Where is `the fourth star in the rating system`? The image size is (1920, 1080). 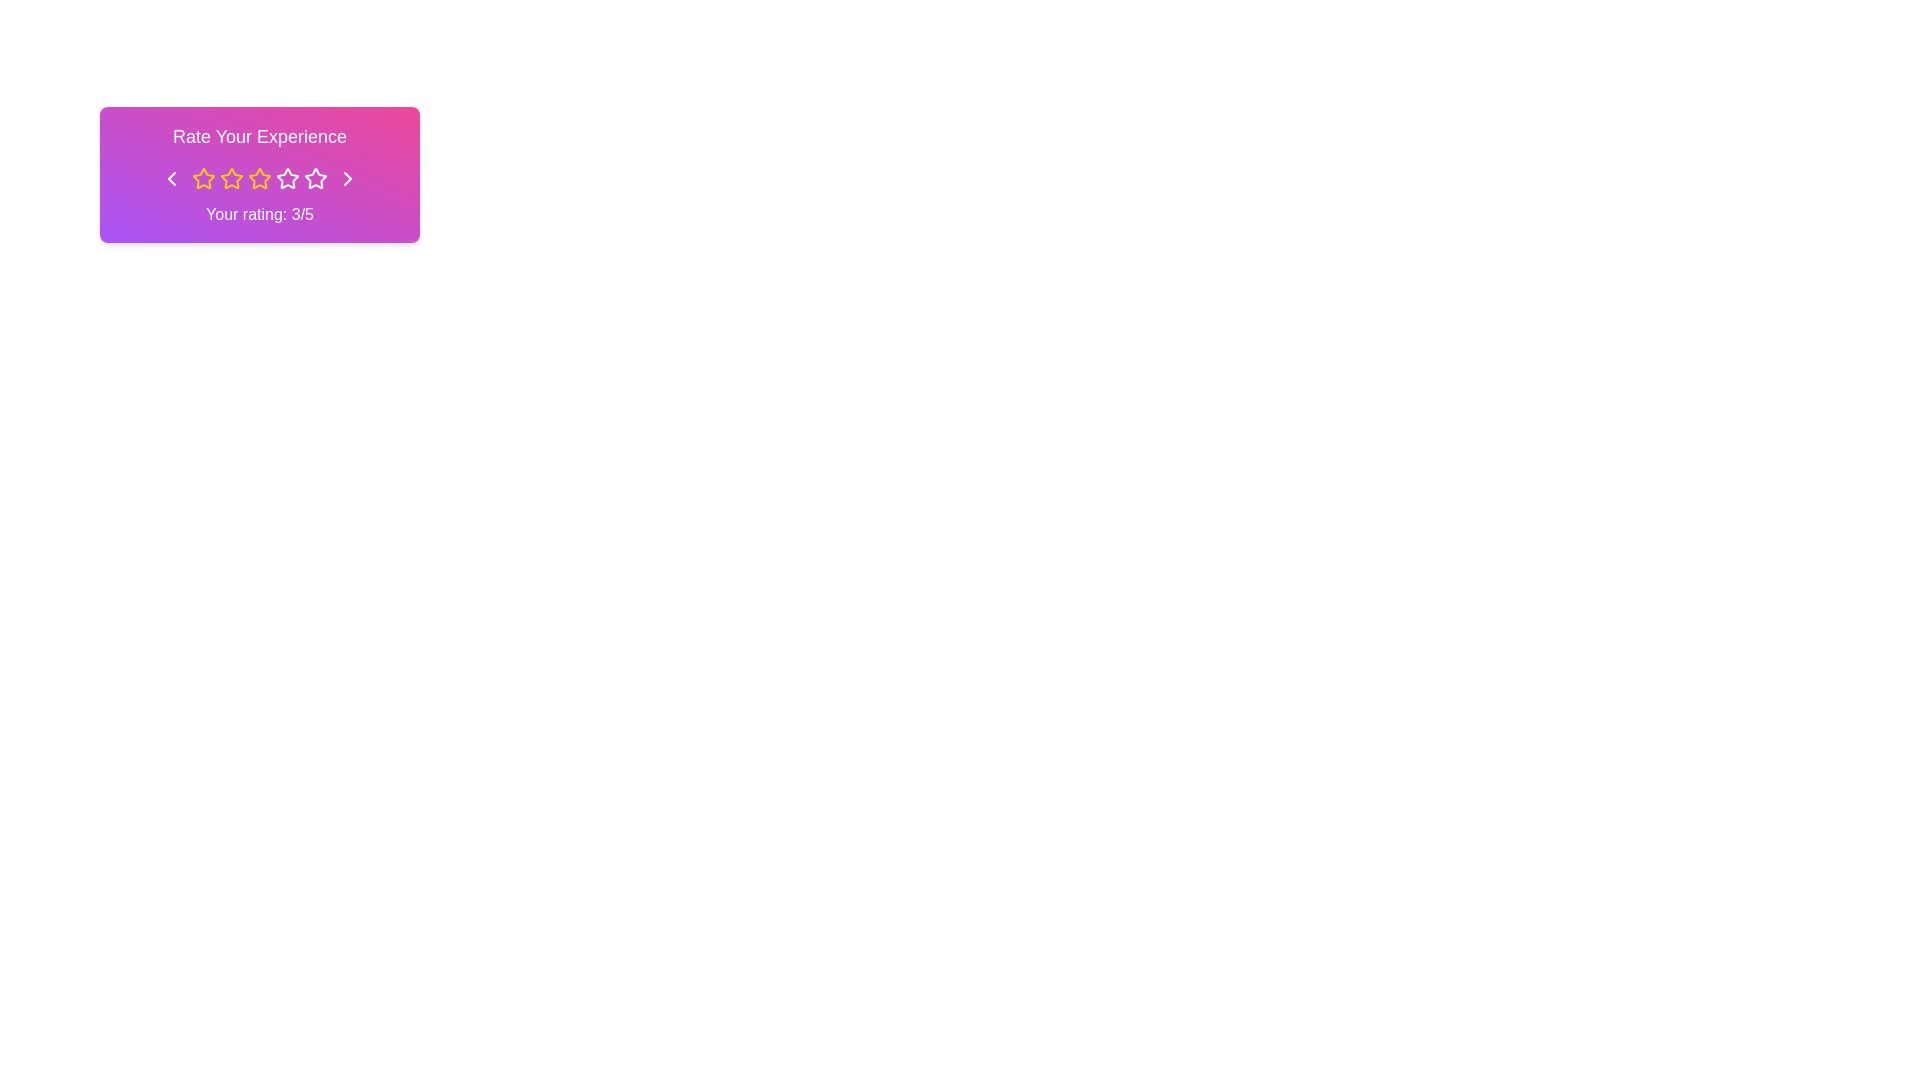 the fourth star in the rating system is located at coordinates (315, 177).